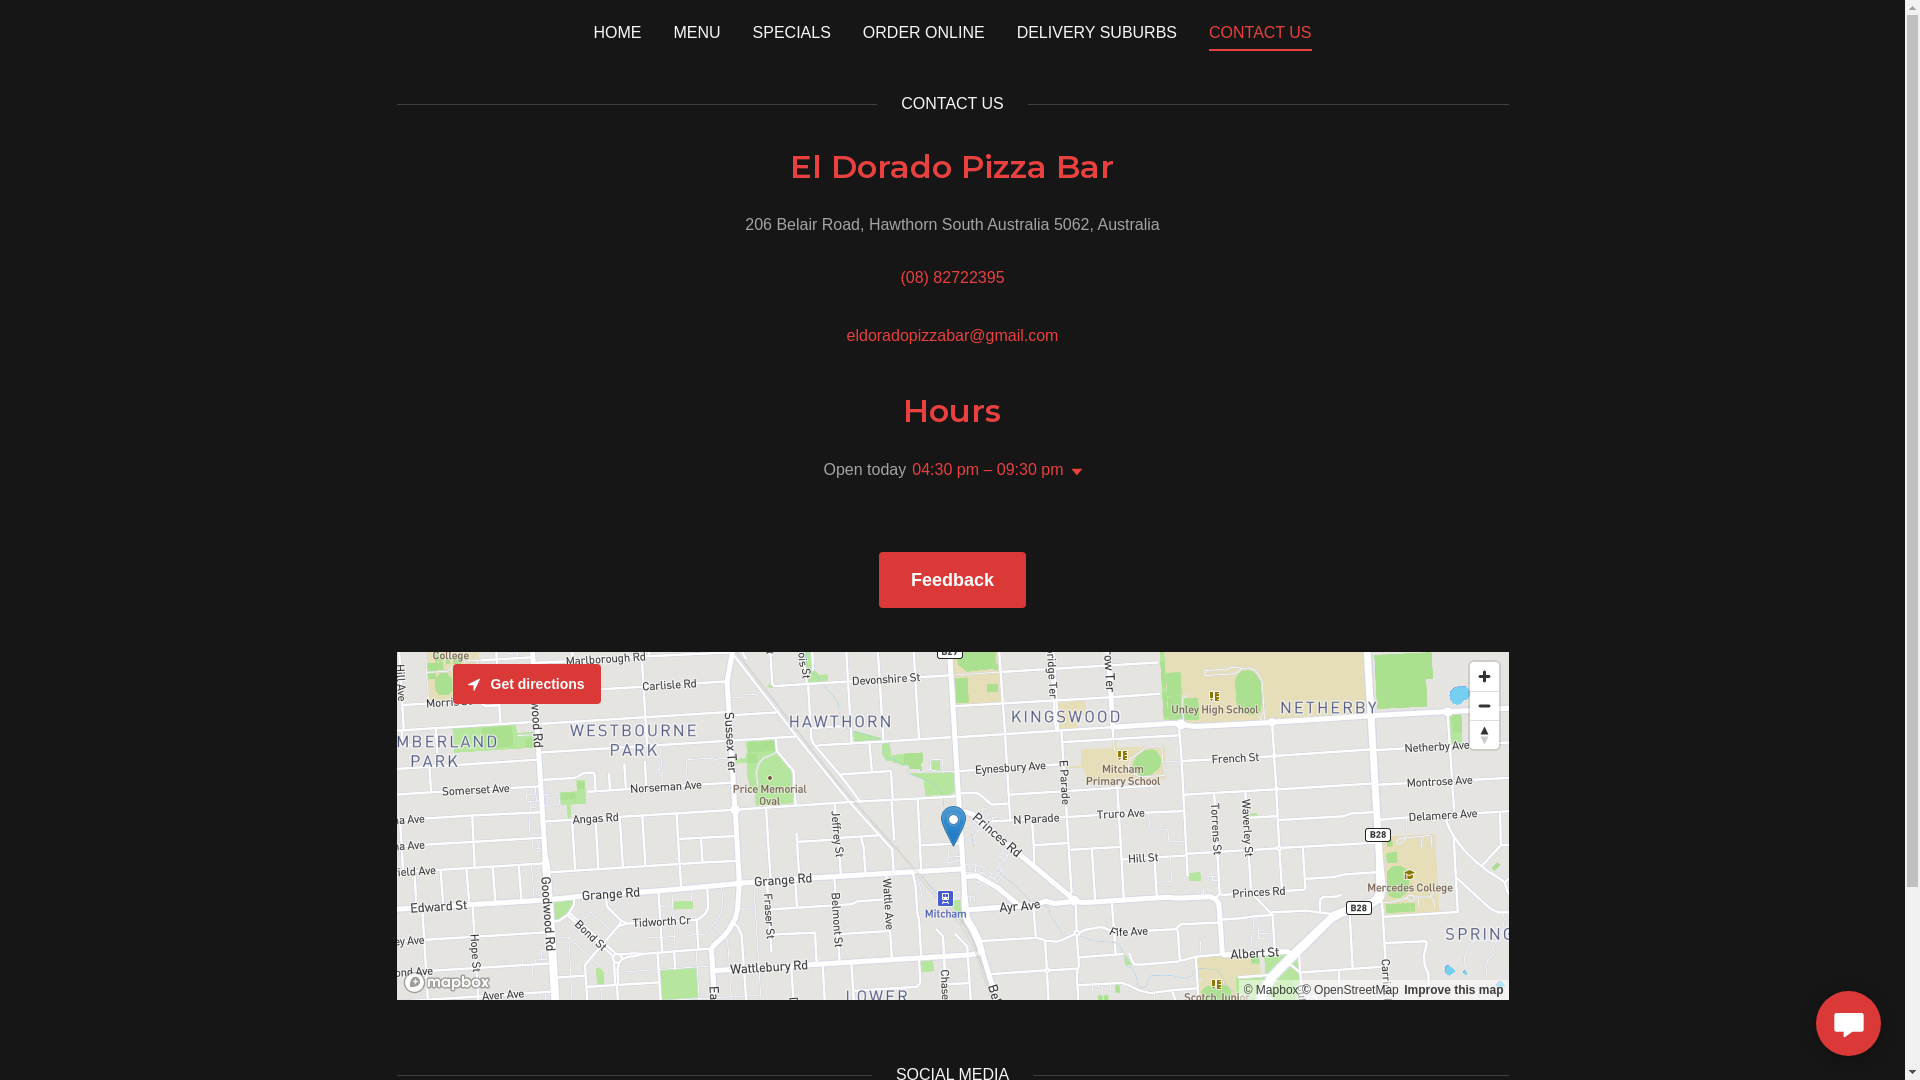  What do you see at coordinates (950, 277) in the screenshot?
I see `'(08) 82722395'` at bounding box center [950, 277].